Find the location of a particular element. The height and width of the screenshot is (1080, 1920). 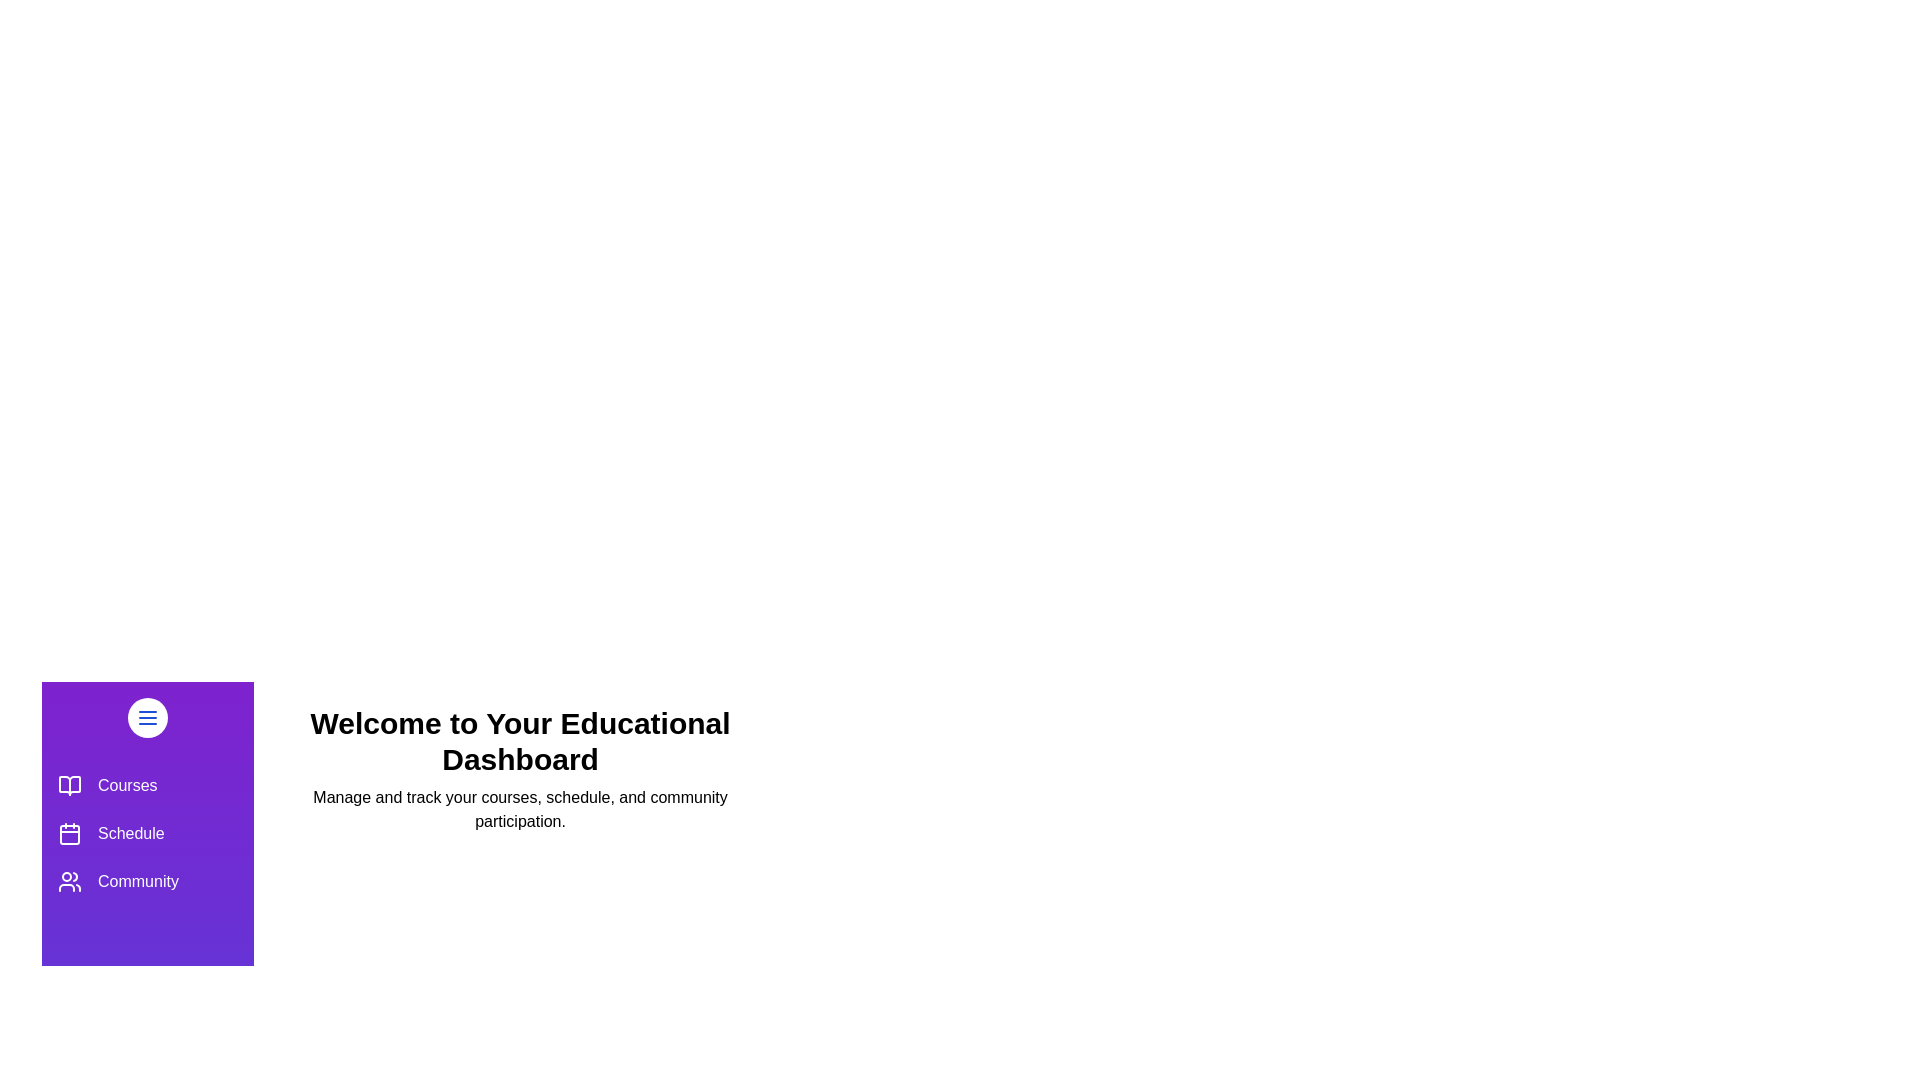

the 'Schedule' option in the sidebar is located at coordinates (147, 833).